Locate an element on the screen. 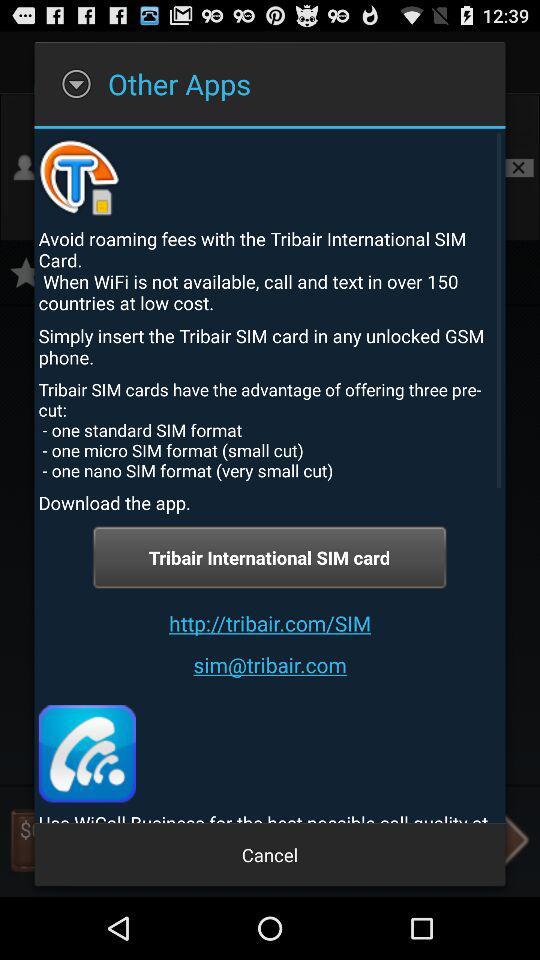 Image resolution: width=540 pixels, height=960 pixels. call is located at coordinates (86, 752).